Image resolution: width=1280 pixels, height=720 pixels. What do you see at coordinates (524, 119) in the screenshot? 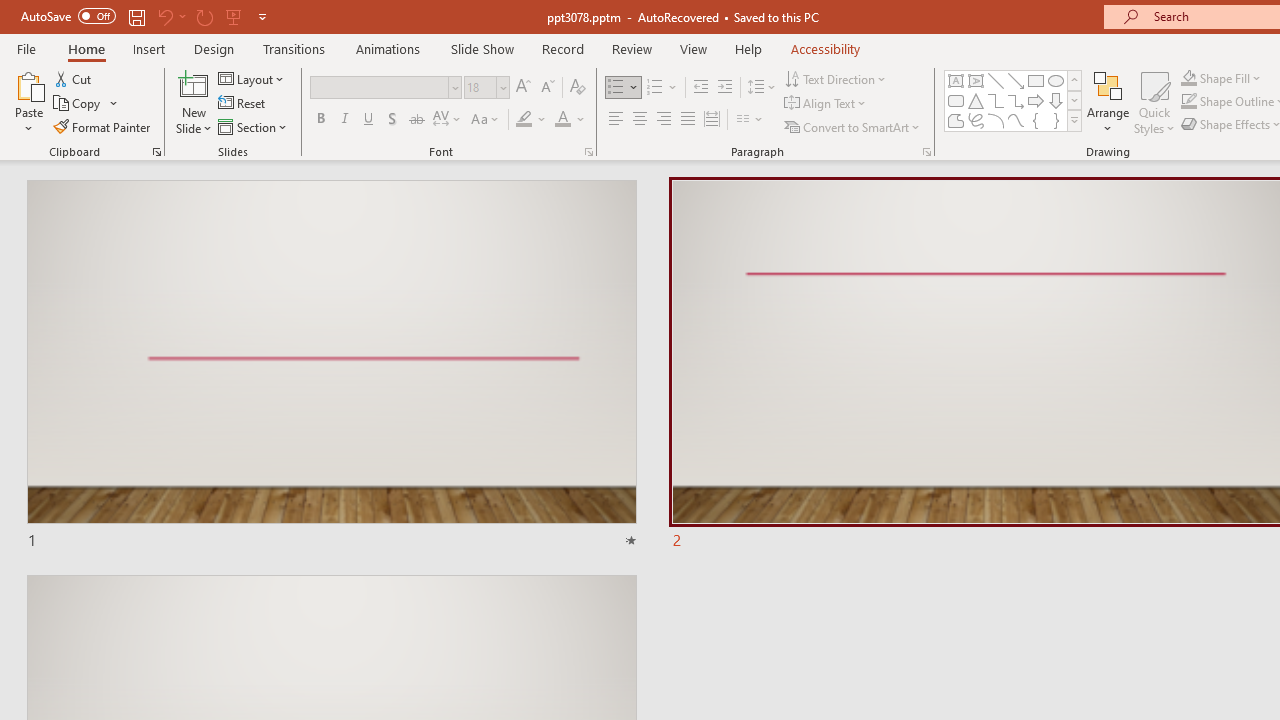
I see `'Text Highlight Color Yellow'` at bounding box center [524, 119].